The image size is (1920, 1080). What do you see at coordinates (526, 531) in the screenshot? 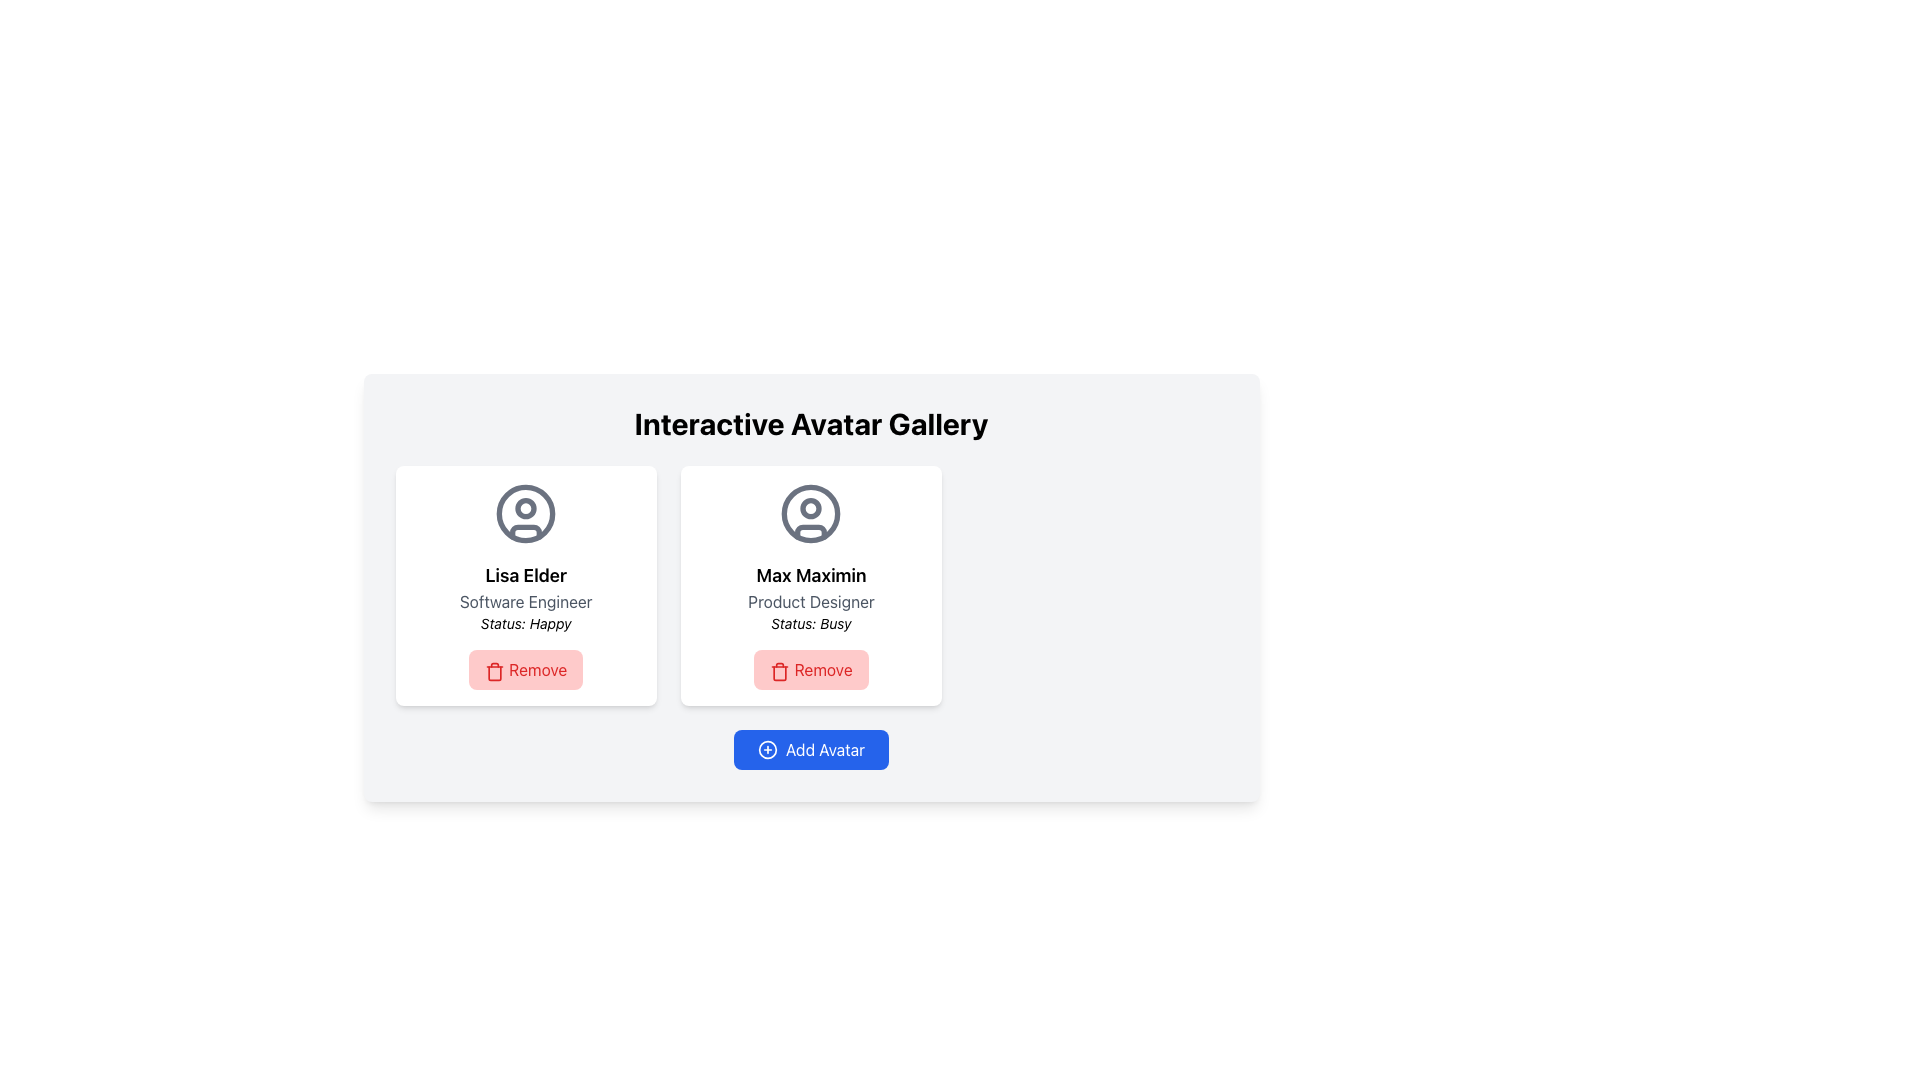
I see `curve element within the user profile icon located beneath the head of the user icon for debugging or customization purposes` at bounding box center [526, 531].